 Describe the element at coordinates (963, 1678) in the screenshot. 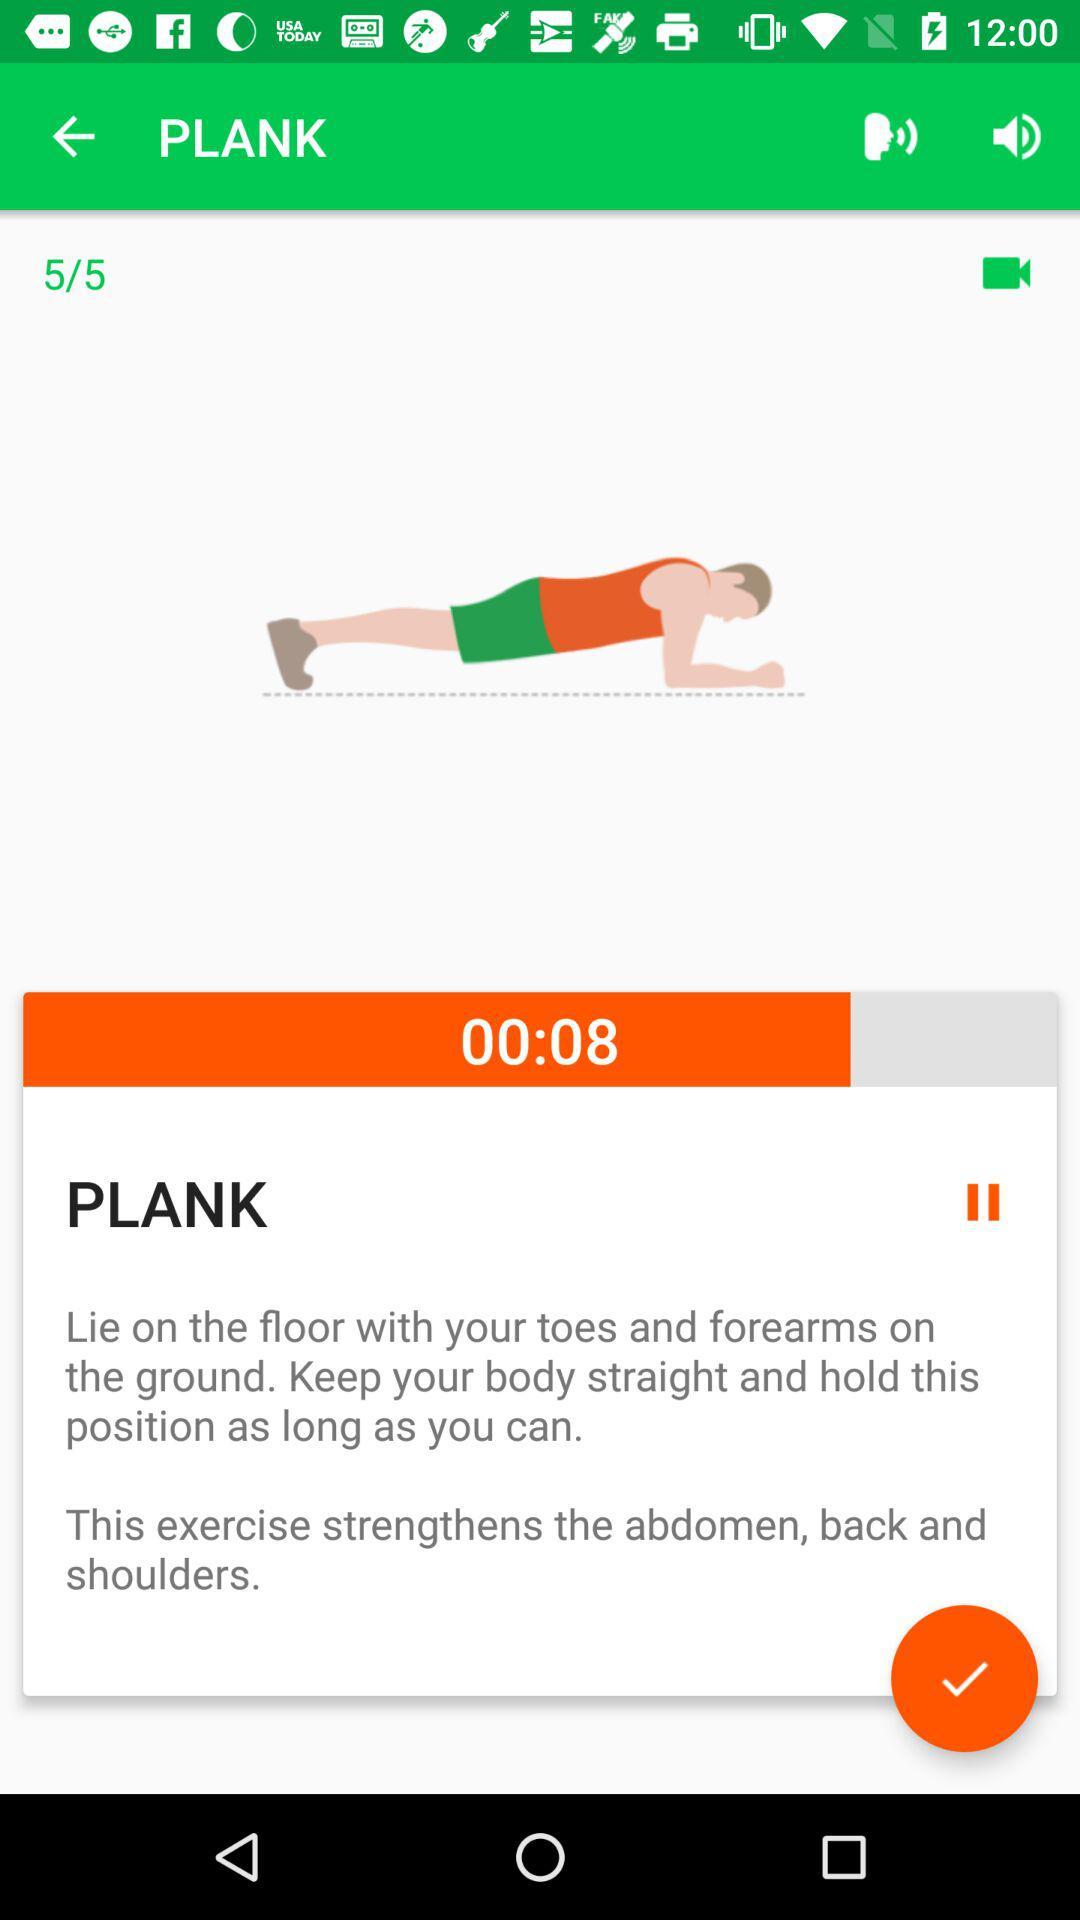

I see `accept the task` at that location.